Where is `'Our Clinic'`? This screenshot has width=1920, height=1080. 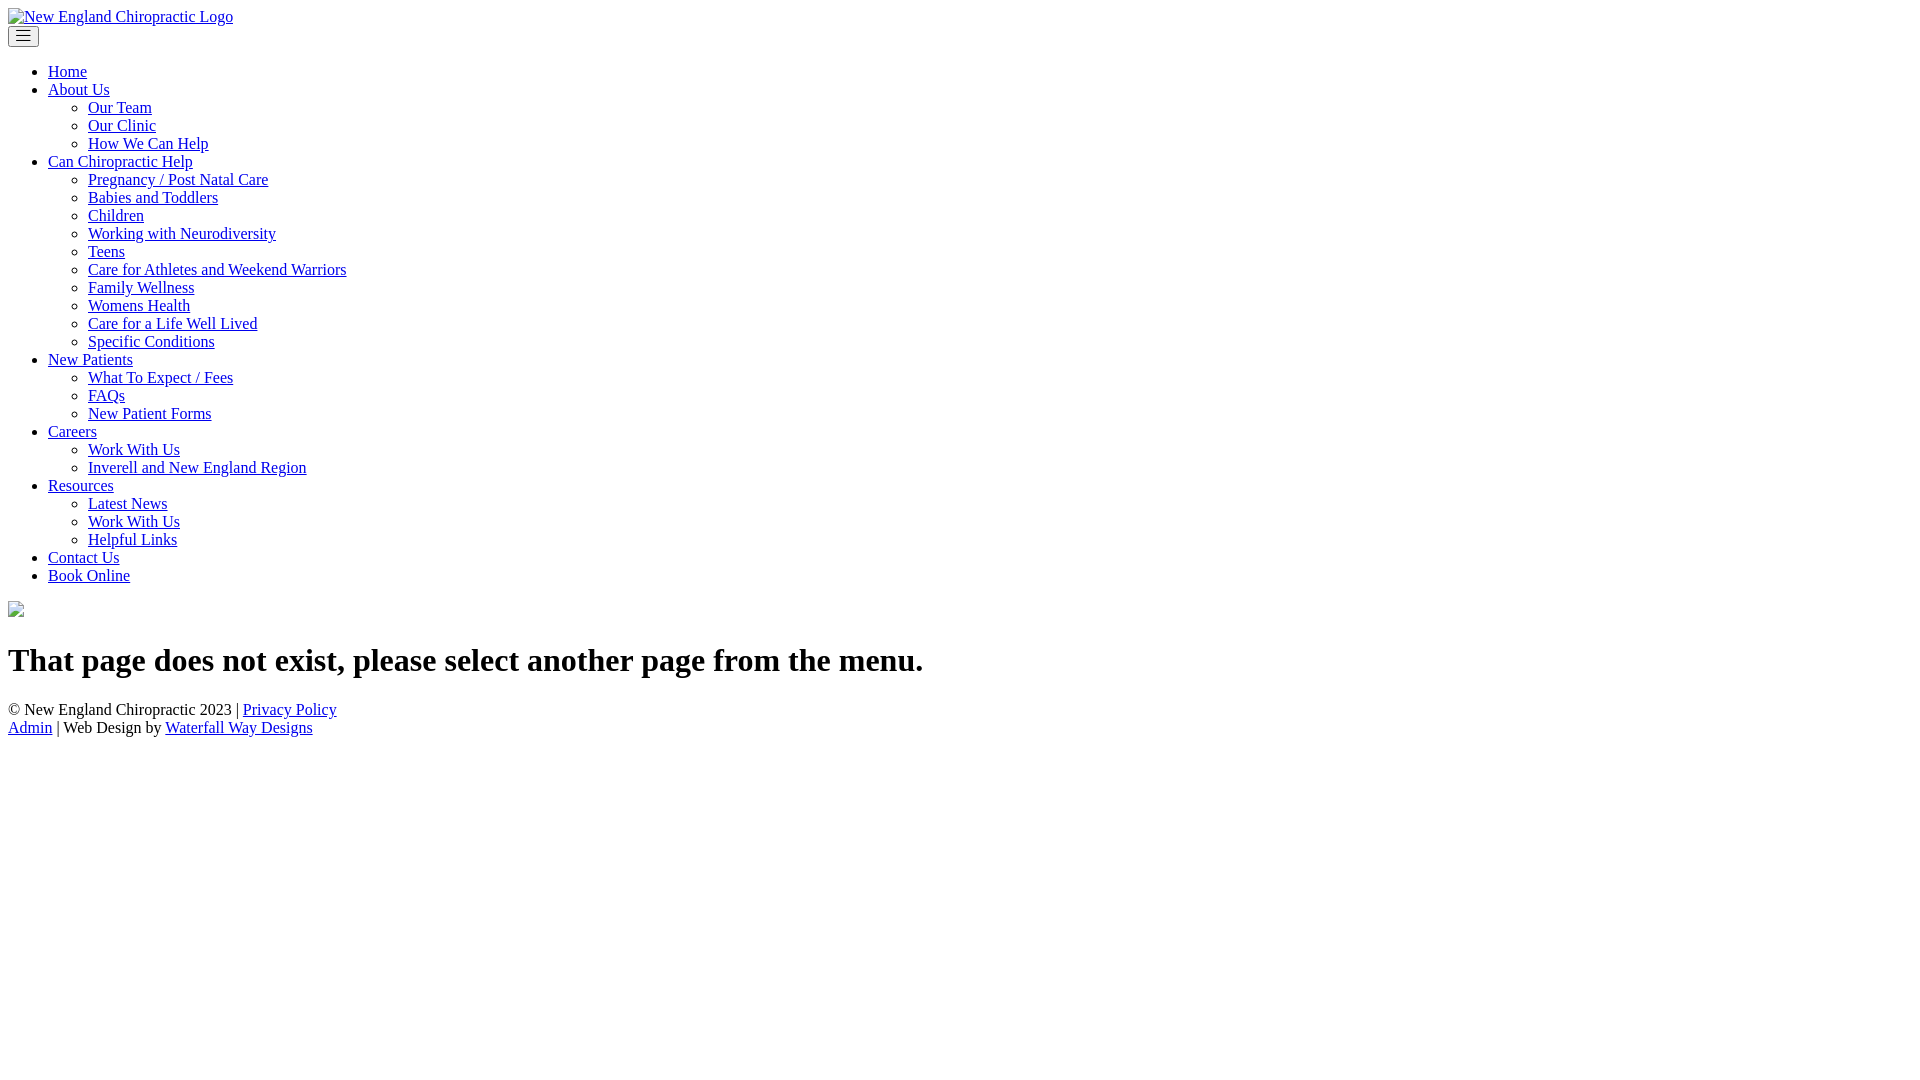
'Our Clinic' is located at coordinates (86, 125).